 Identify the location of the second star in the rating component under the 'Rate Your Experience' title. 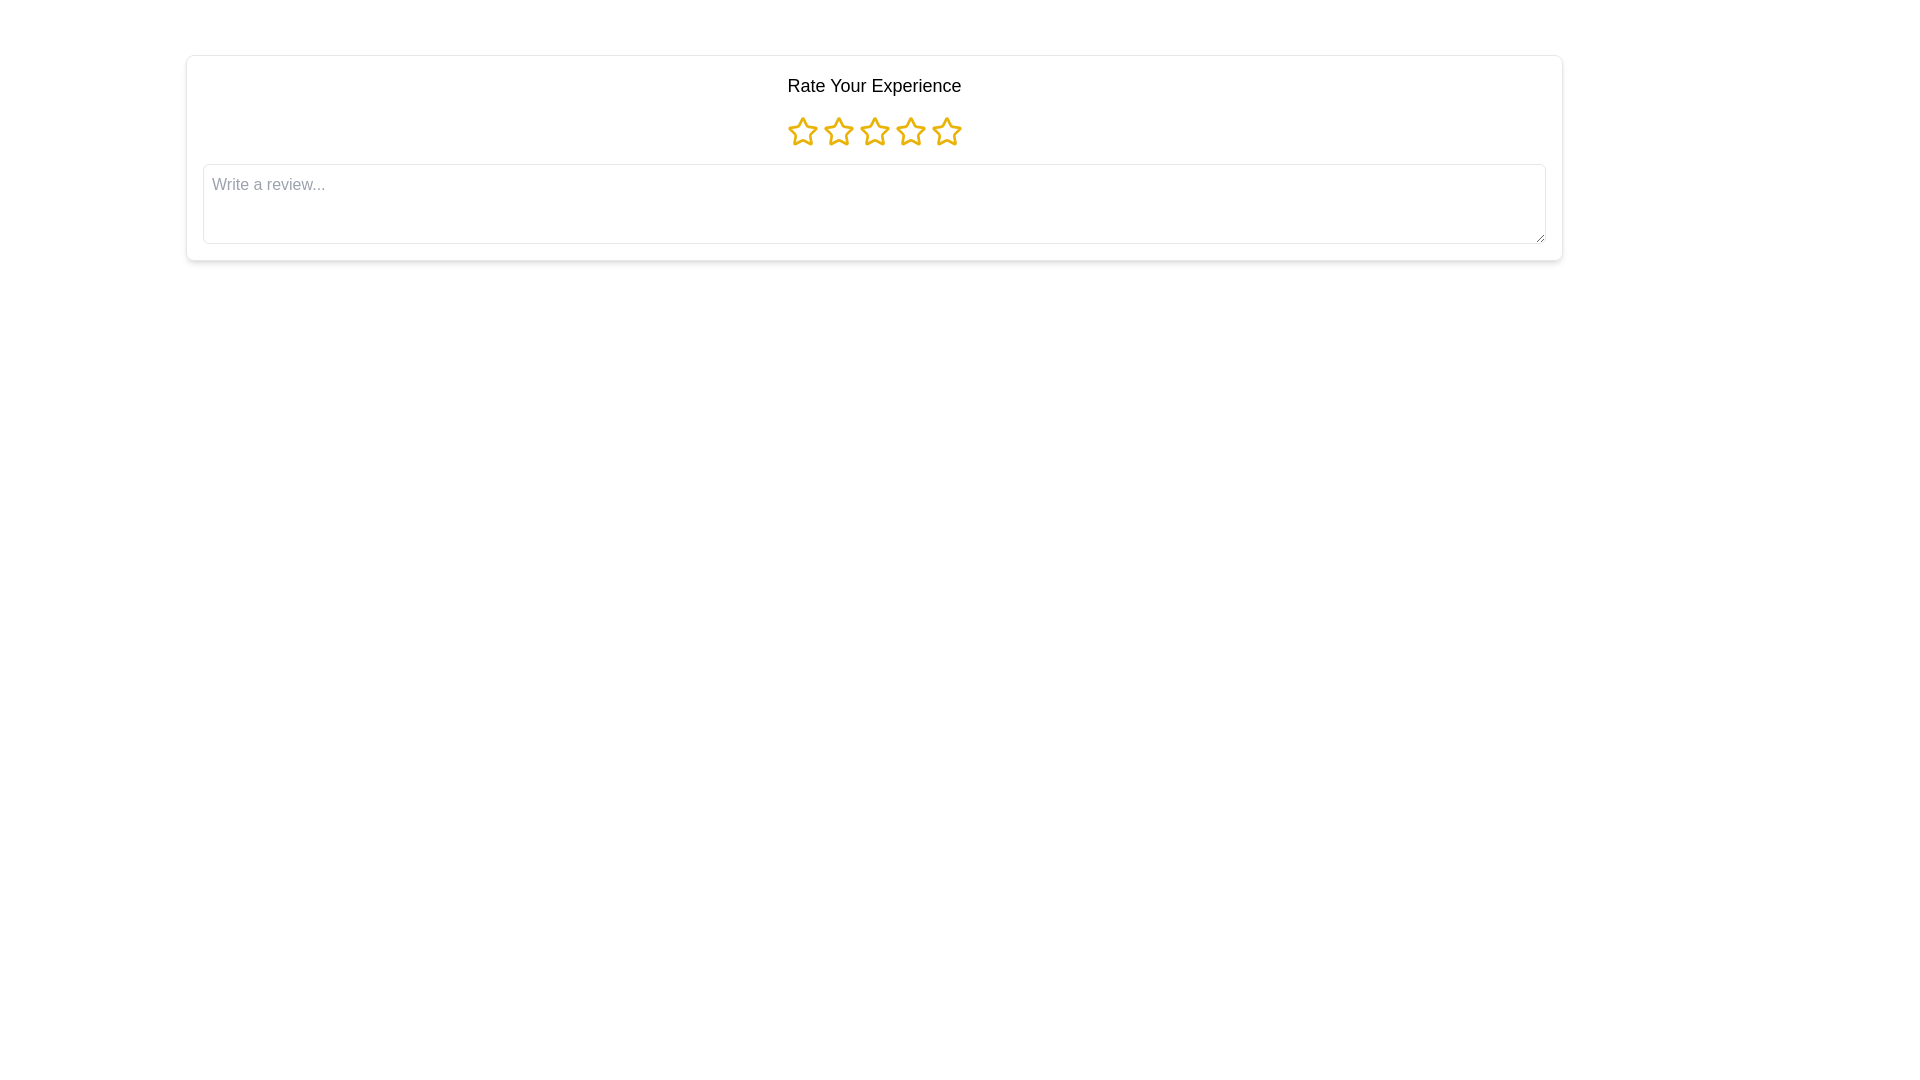
(838, 131).